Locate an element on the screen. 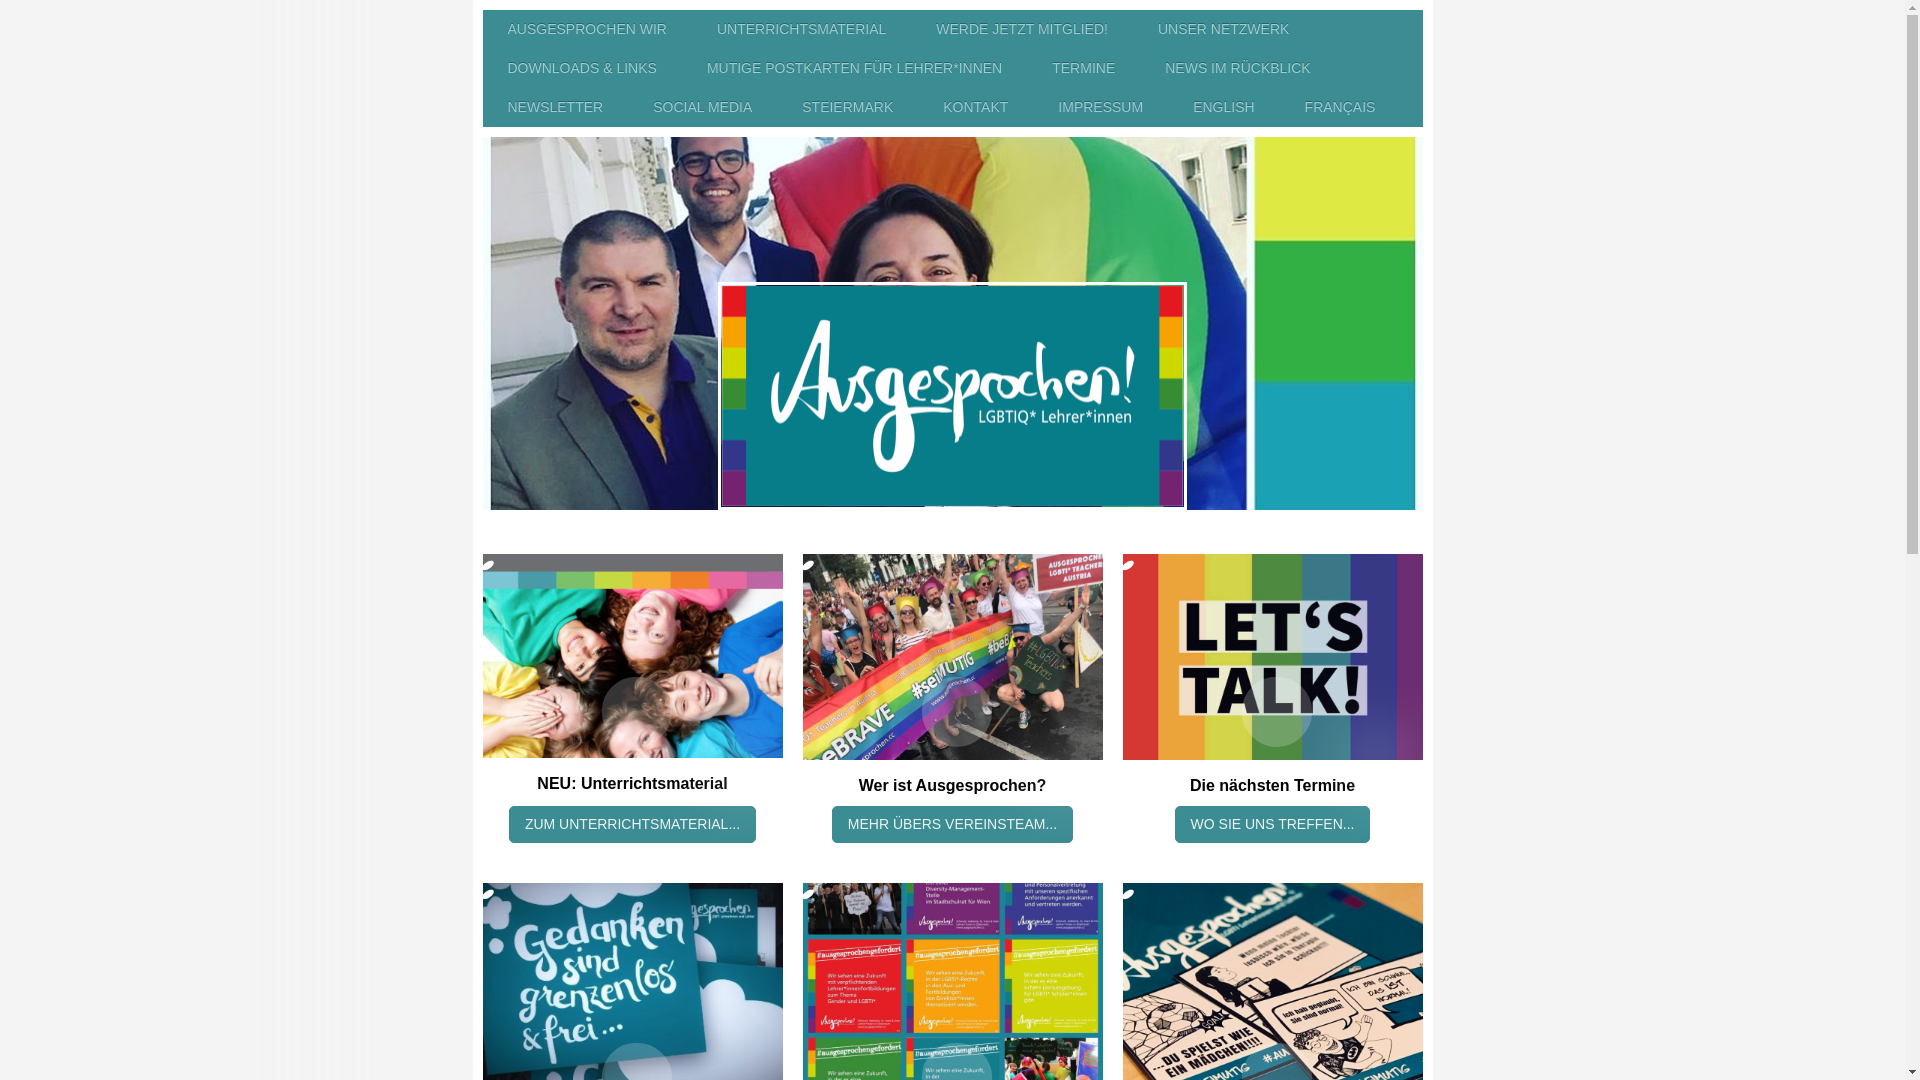  'IMPRESSUM' is located at coordinates (1099, 107).